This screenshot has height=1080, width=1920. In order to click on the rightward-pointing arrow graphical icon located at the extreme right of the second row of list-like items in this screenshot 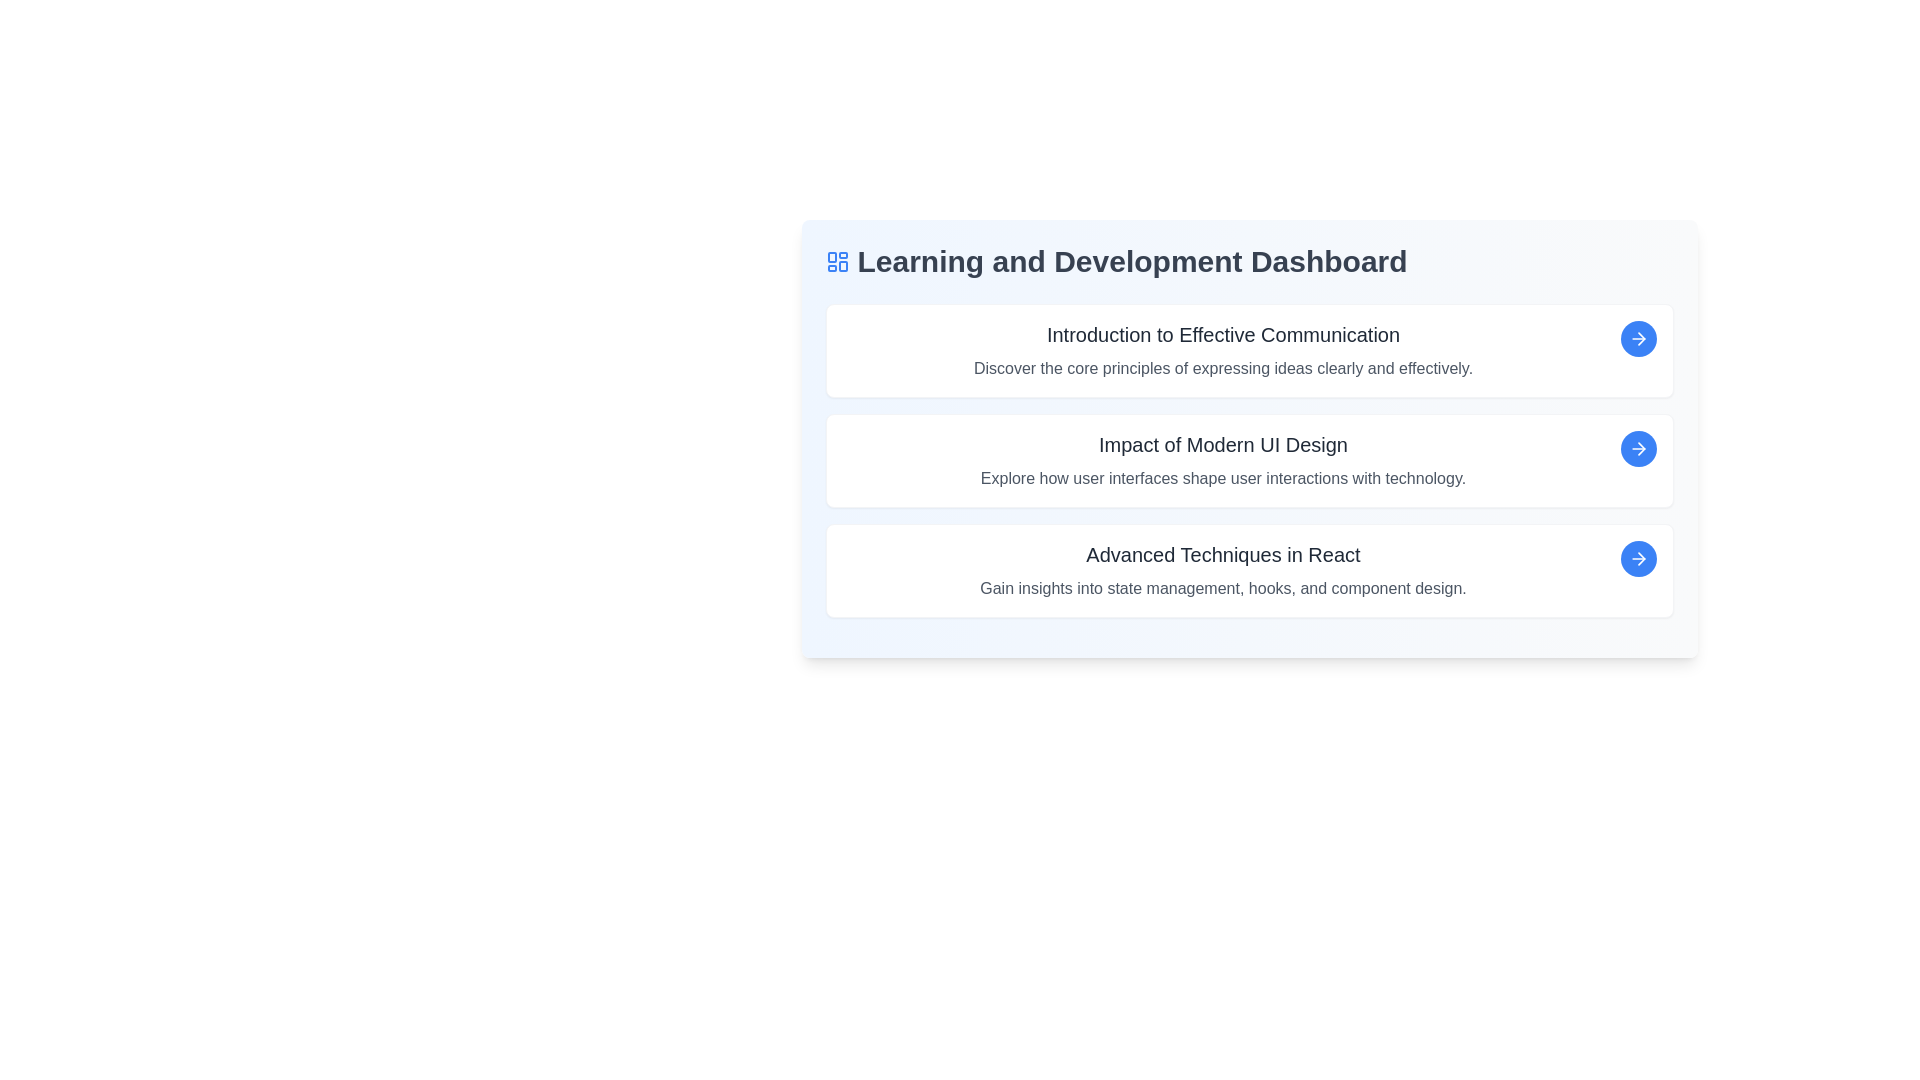, I will do `click(1638, 447)`.